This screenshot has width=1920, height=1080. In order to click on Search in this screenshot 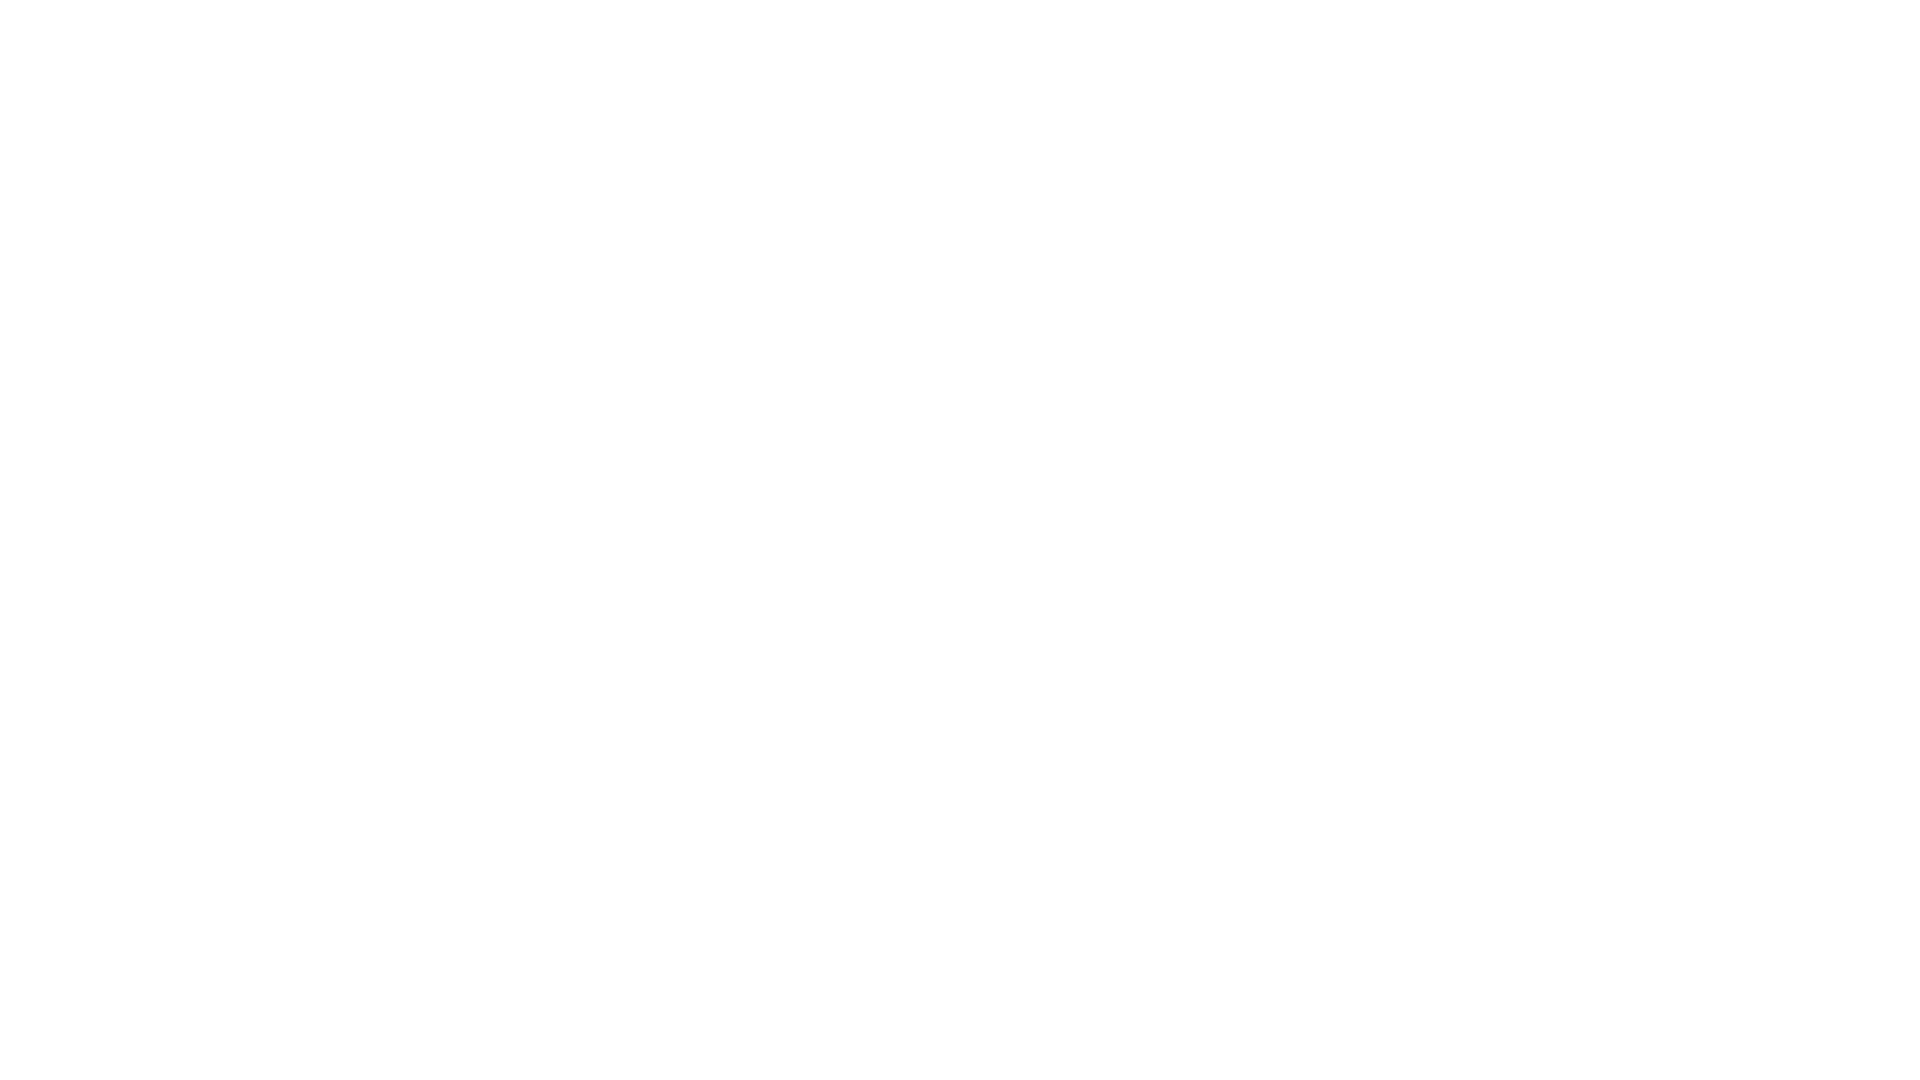, I will do `click(1536, 32)`.